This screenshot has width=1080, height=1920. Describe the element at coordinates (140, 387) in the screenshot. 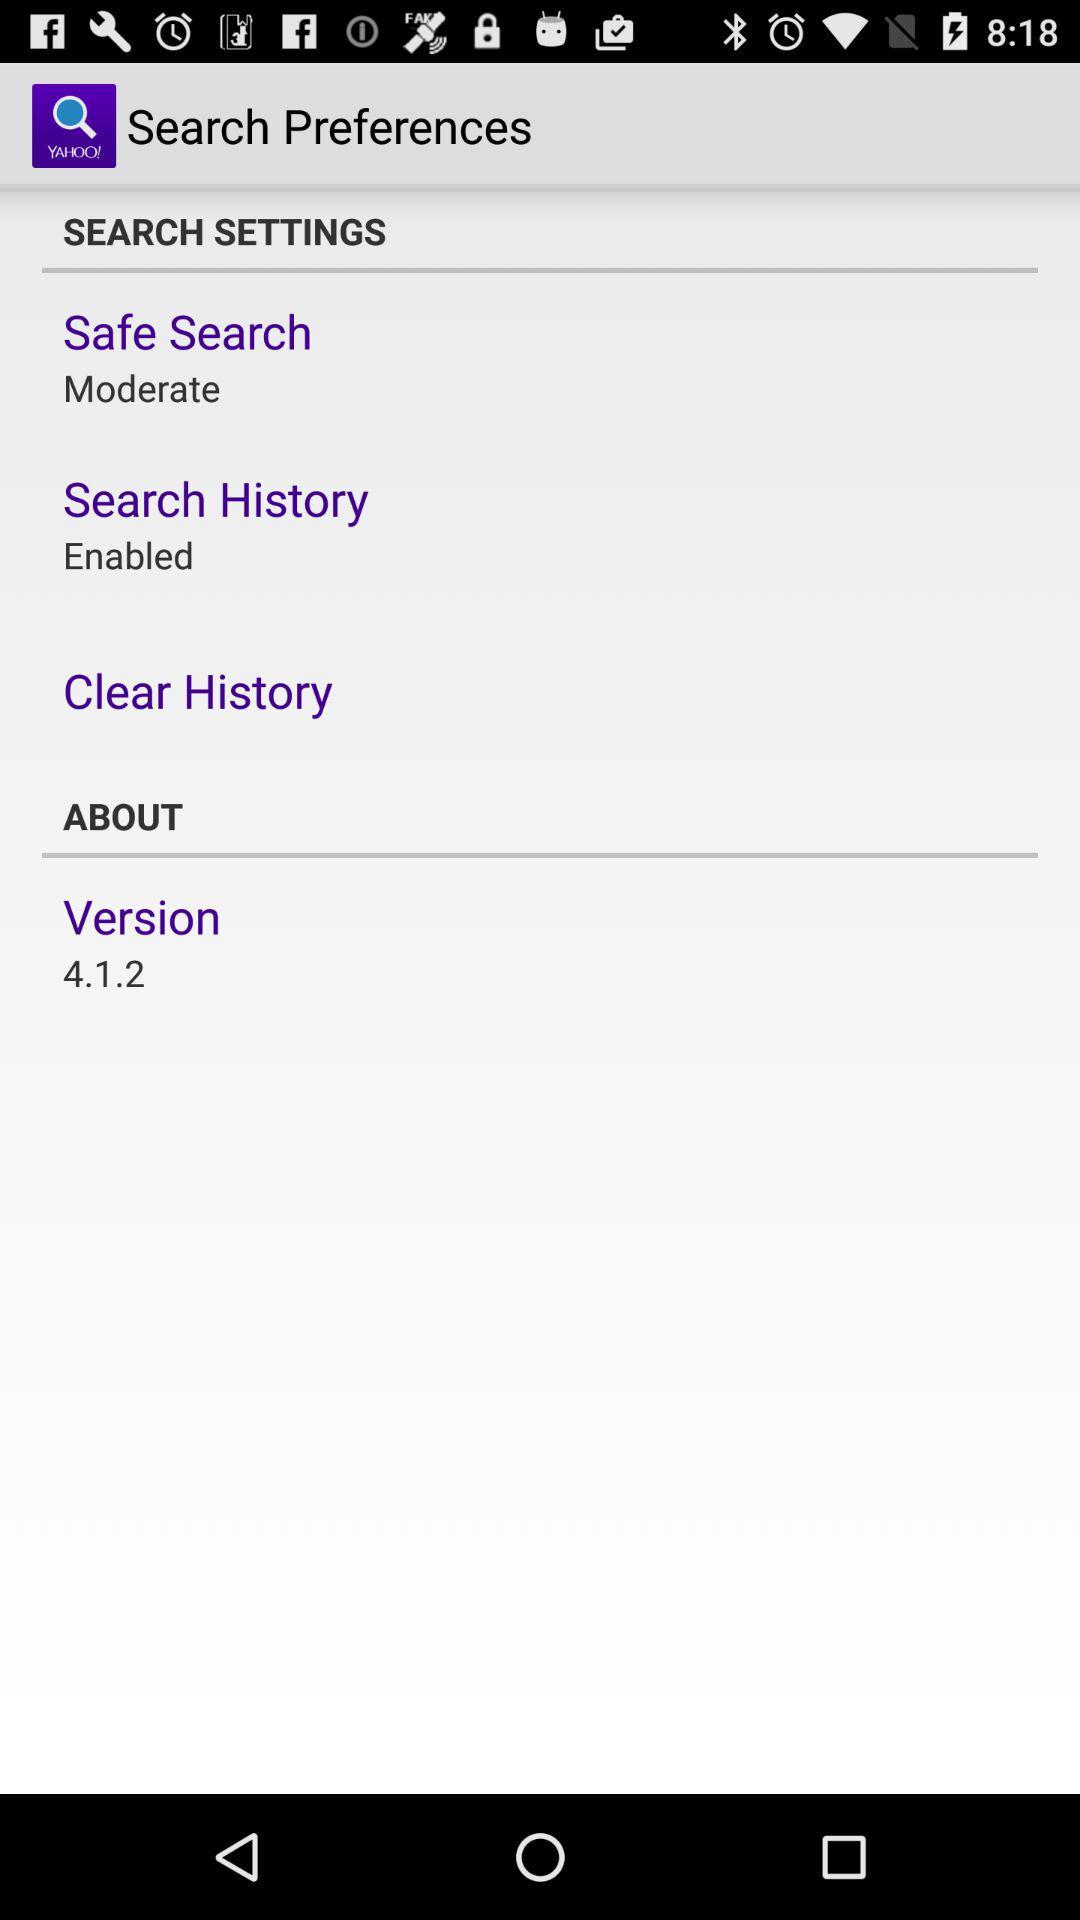

I see `the item below safe search icon` at that location.